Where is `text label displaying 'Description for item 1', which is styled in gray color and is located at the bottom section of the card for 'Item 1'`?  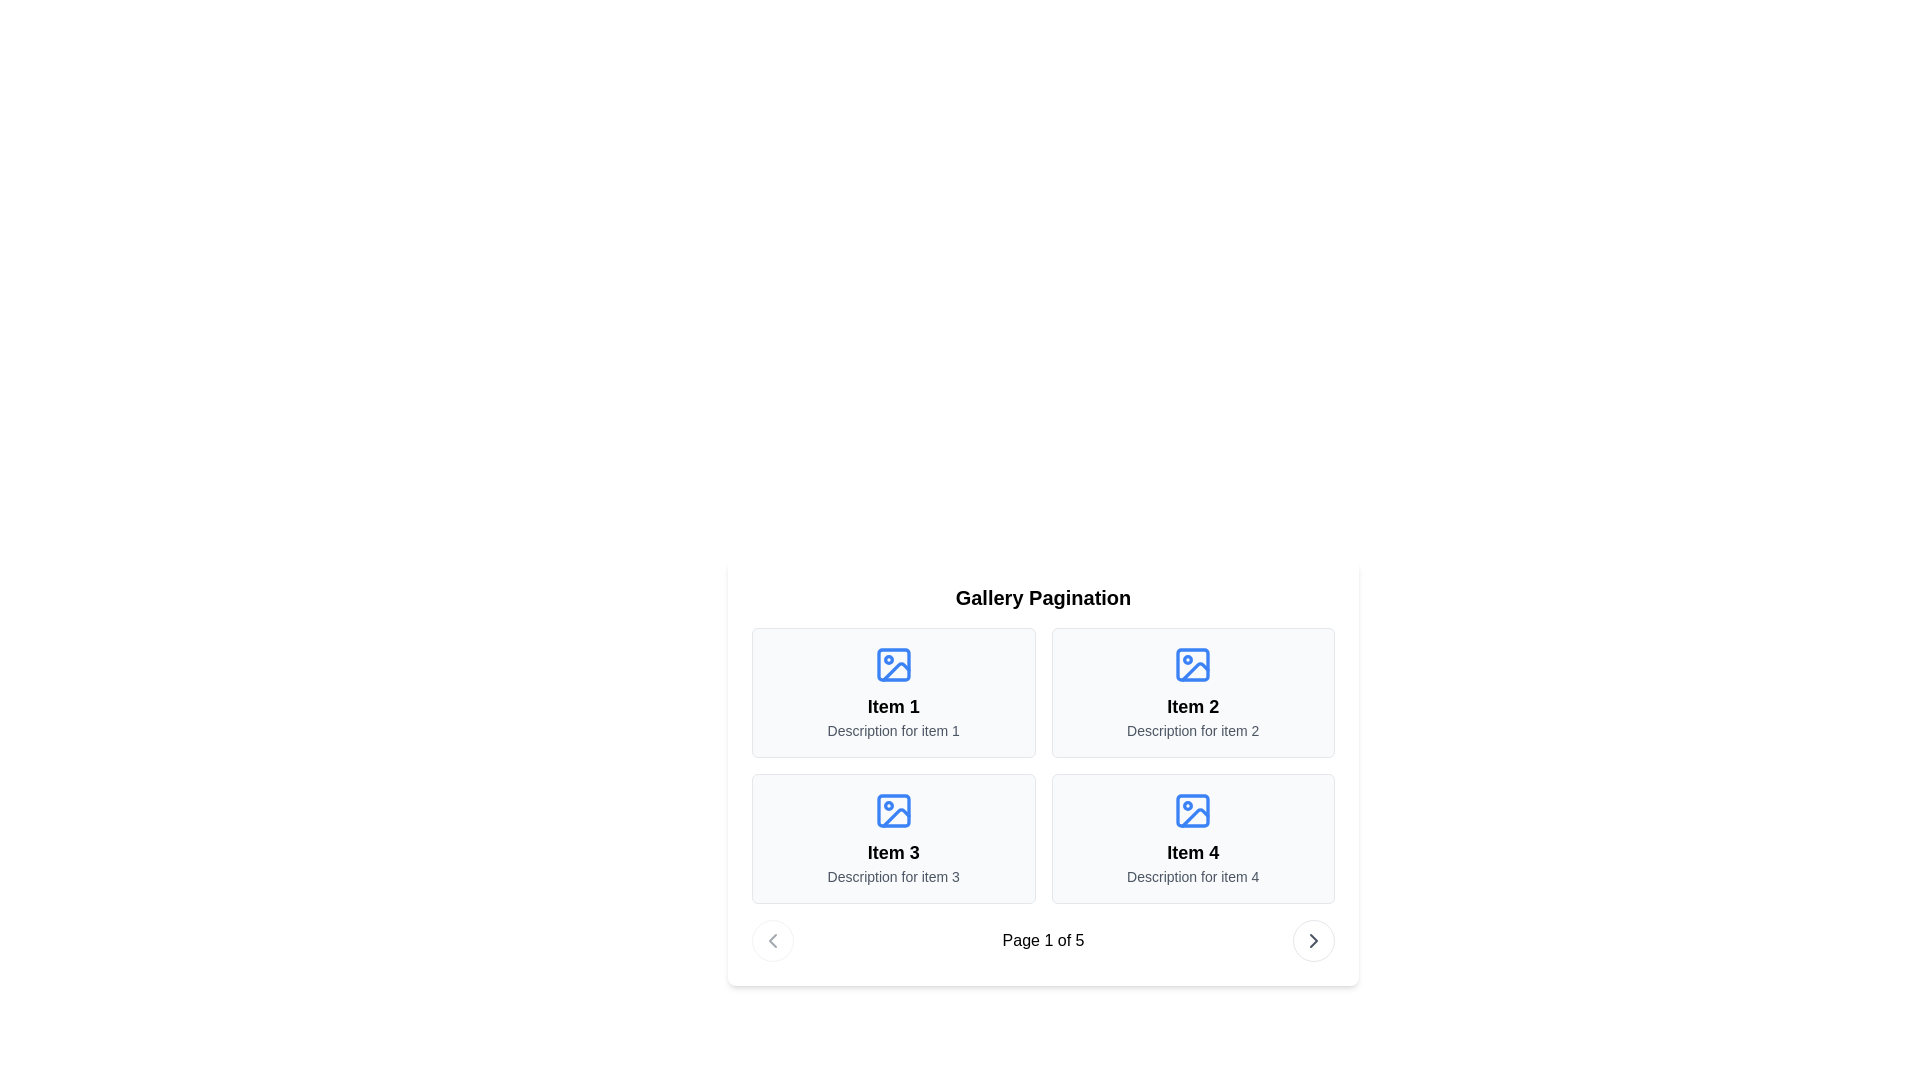
text label displaying 'Description for item 1', which is styled in gray color and is located at the bottom section of the card for 'Item 1' is located at coordinates (892, 731).